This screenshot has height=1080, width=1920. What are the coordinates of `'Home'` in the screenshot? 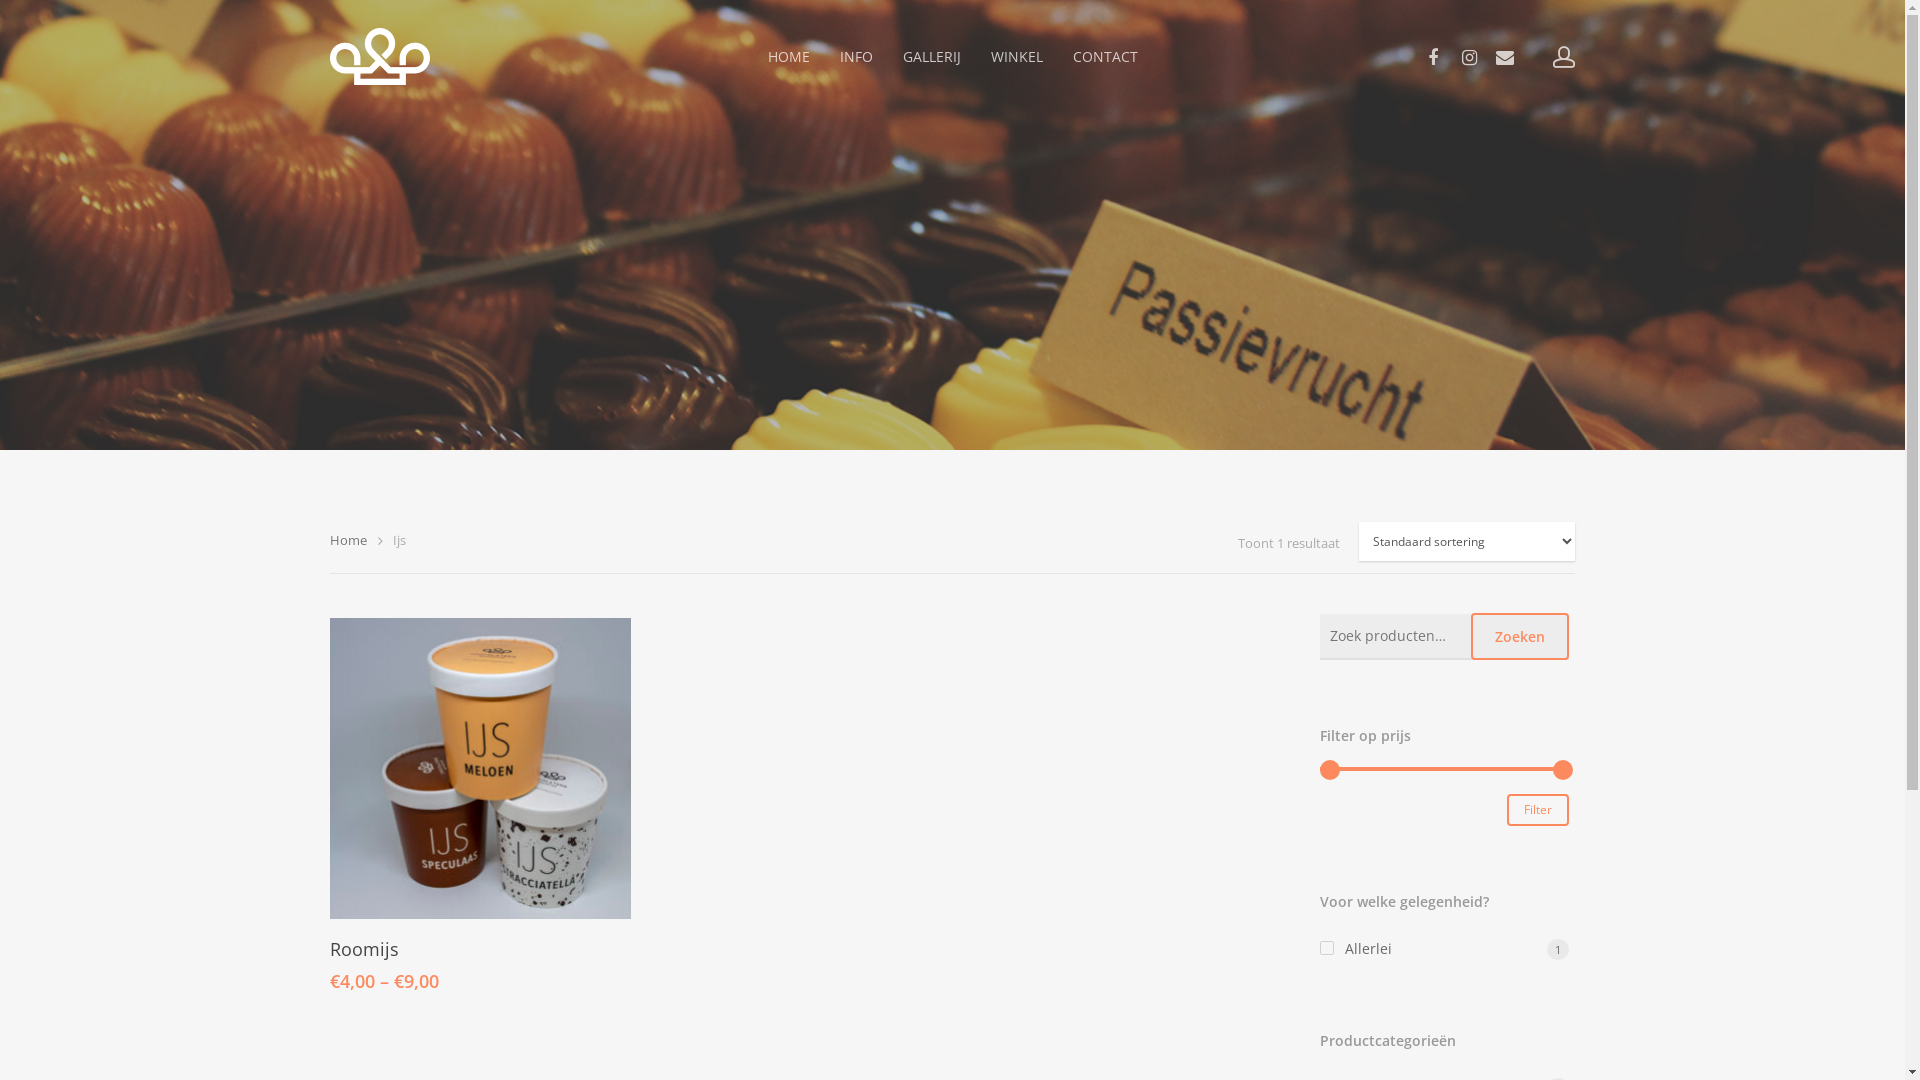 It's located at (348, 540).